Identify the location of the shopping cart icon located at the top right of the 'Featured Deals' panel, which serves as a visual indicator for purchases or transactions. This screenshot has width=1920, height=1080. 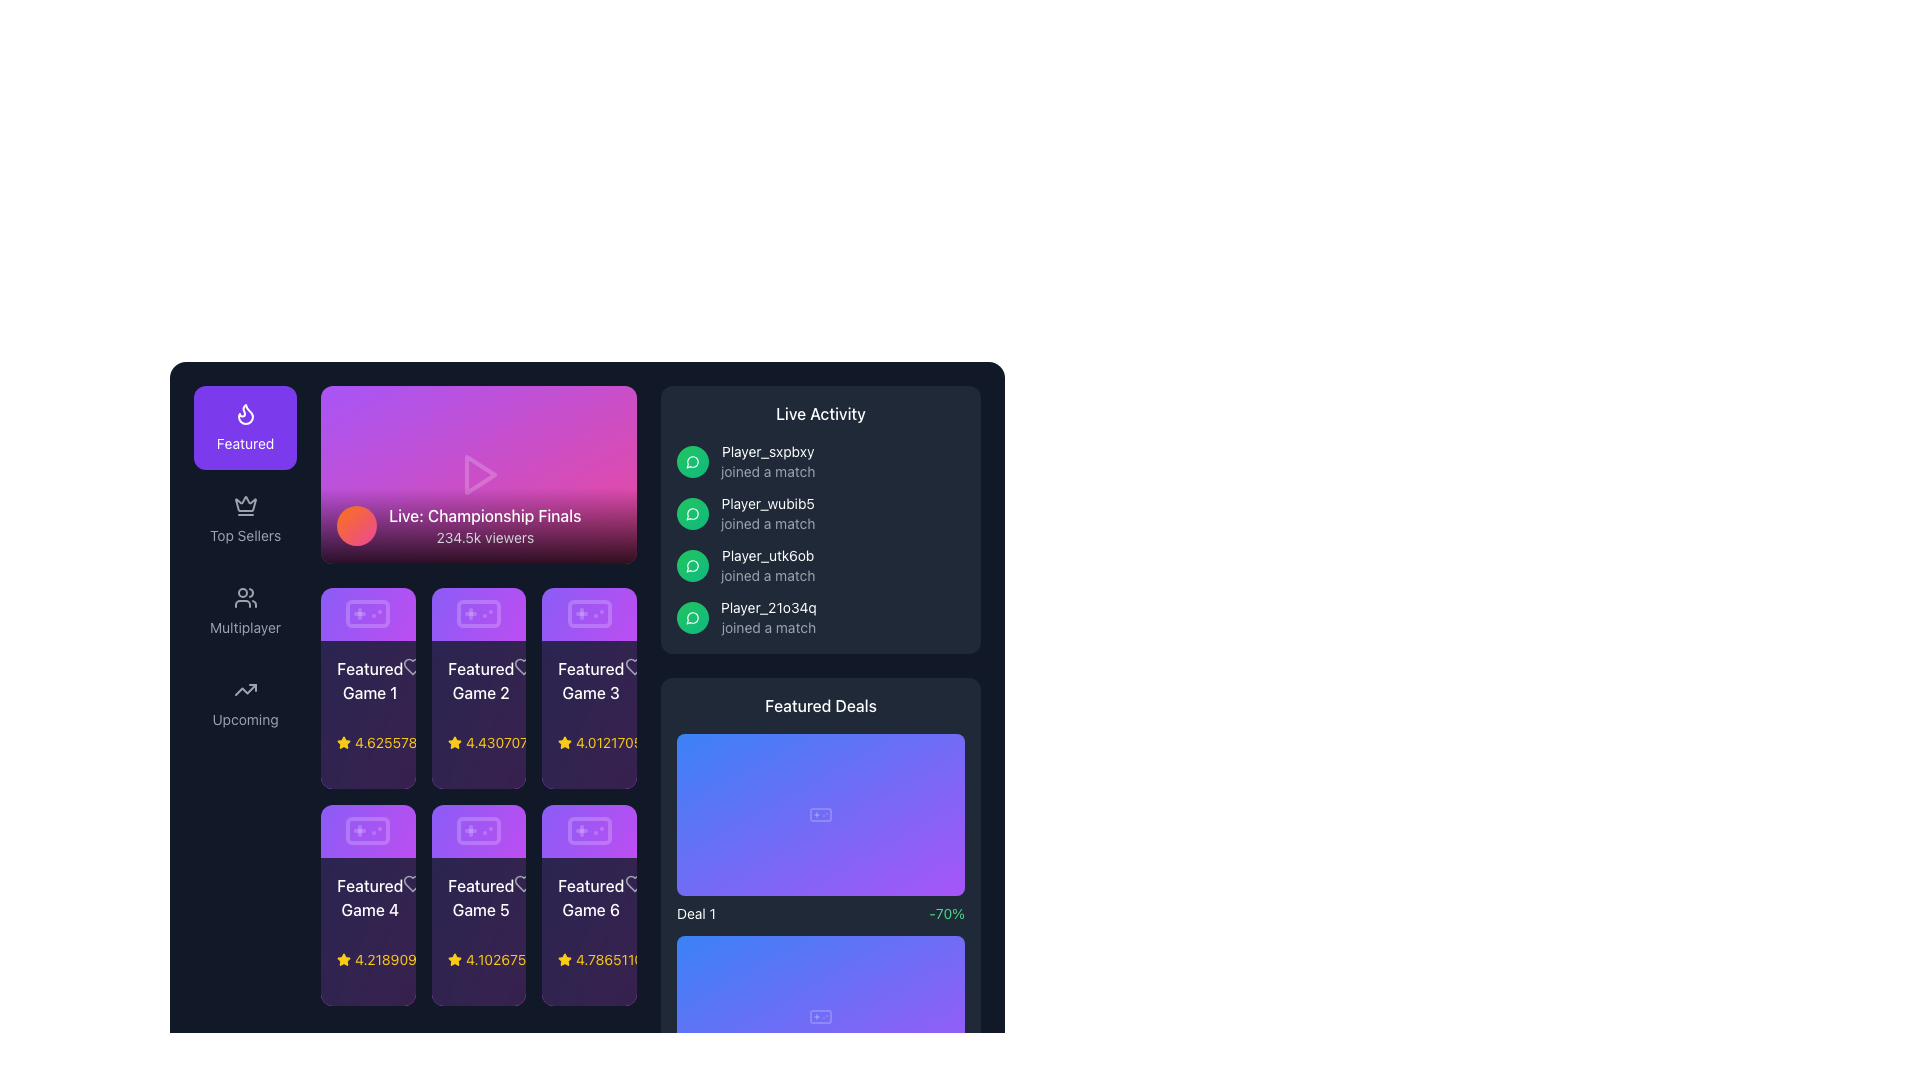
(828, 742).